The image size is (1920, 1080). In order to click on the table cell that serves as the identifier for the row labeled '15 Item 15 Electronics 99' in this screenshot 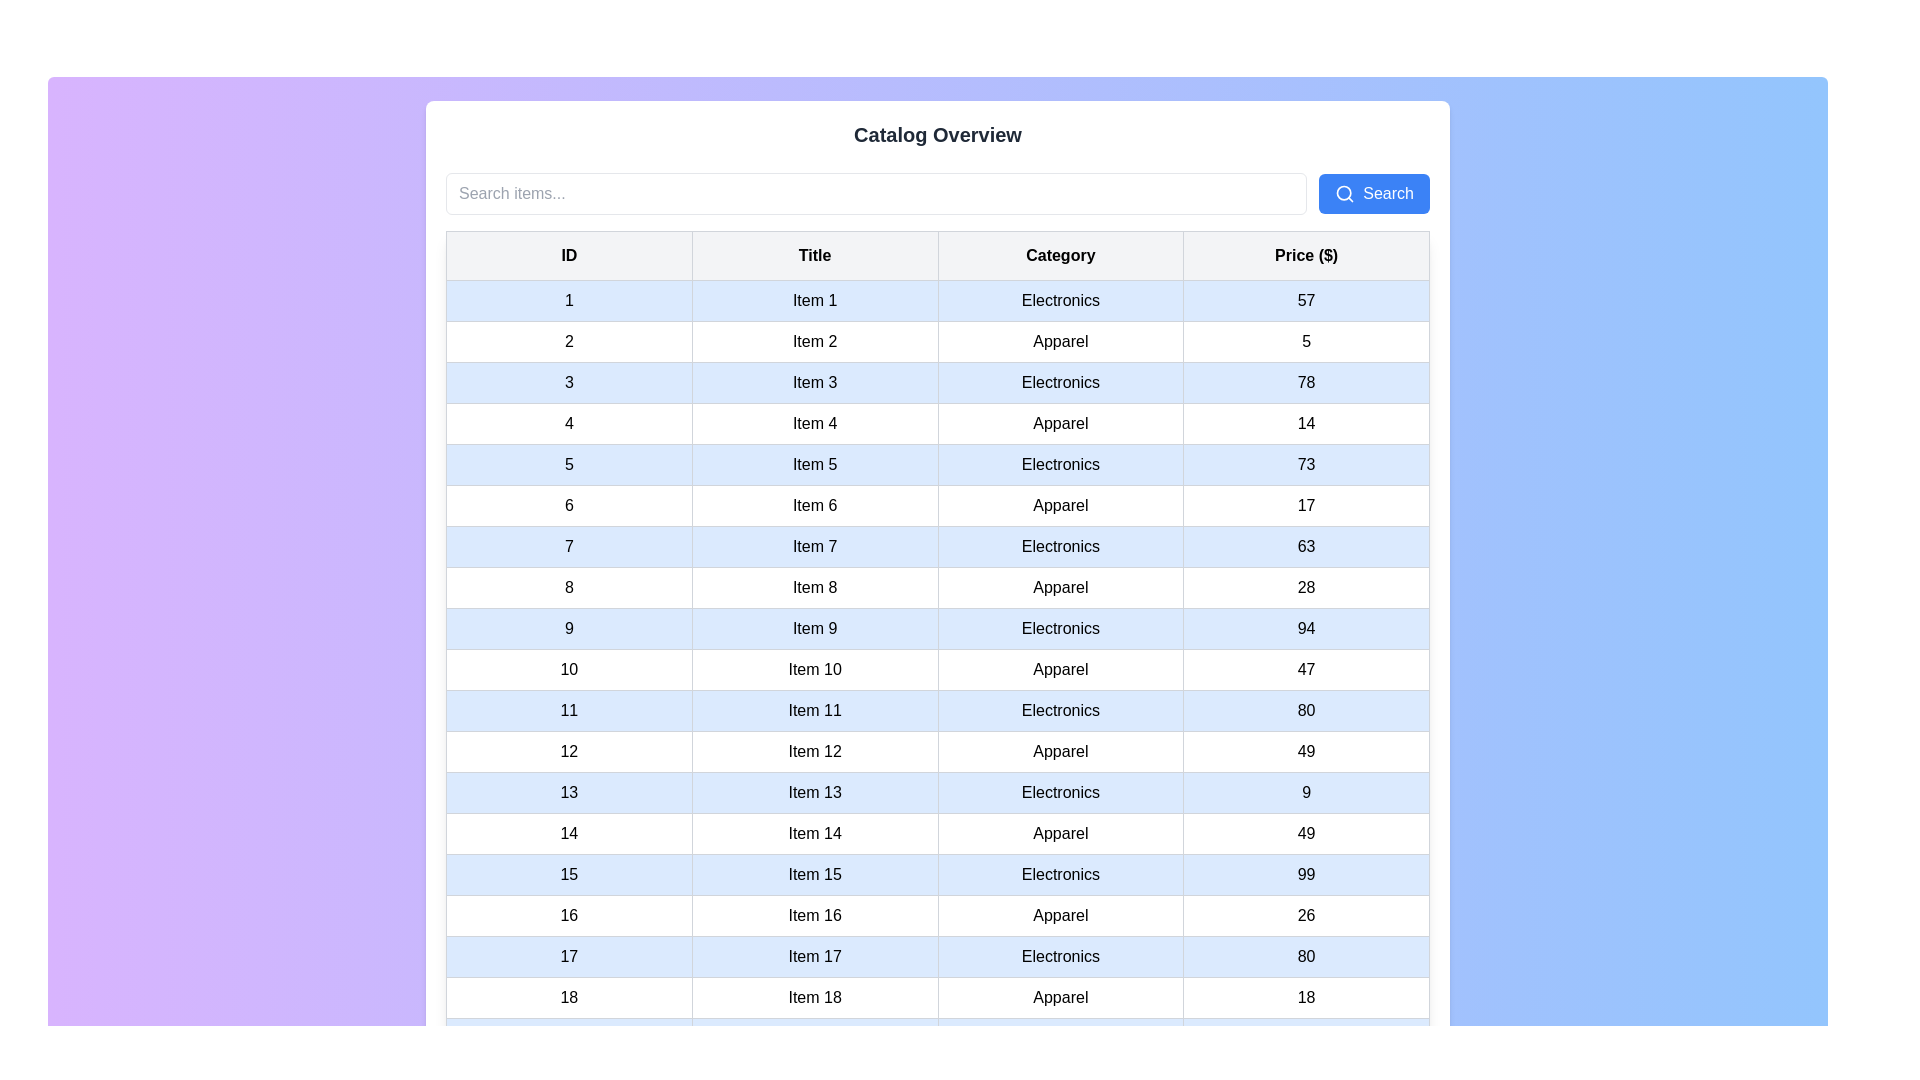, I will do `click(568, 874)`.